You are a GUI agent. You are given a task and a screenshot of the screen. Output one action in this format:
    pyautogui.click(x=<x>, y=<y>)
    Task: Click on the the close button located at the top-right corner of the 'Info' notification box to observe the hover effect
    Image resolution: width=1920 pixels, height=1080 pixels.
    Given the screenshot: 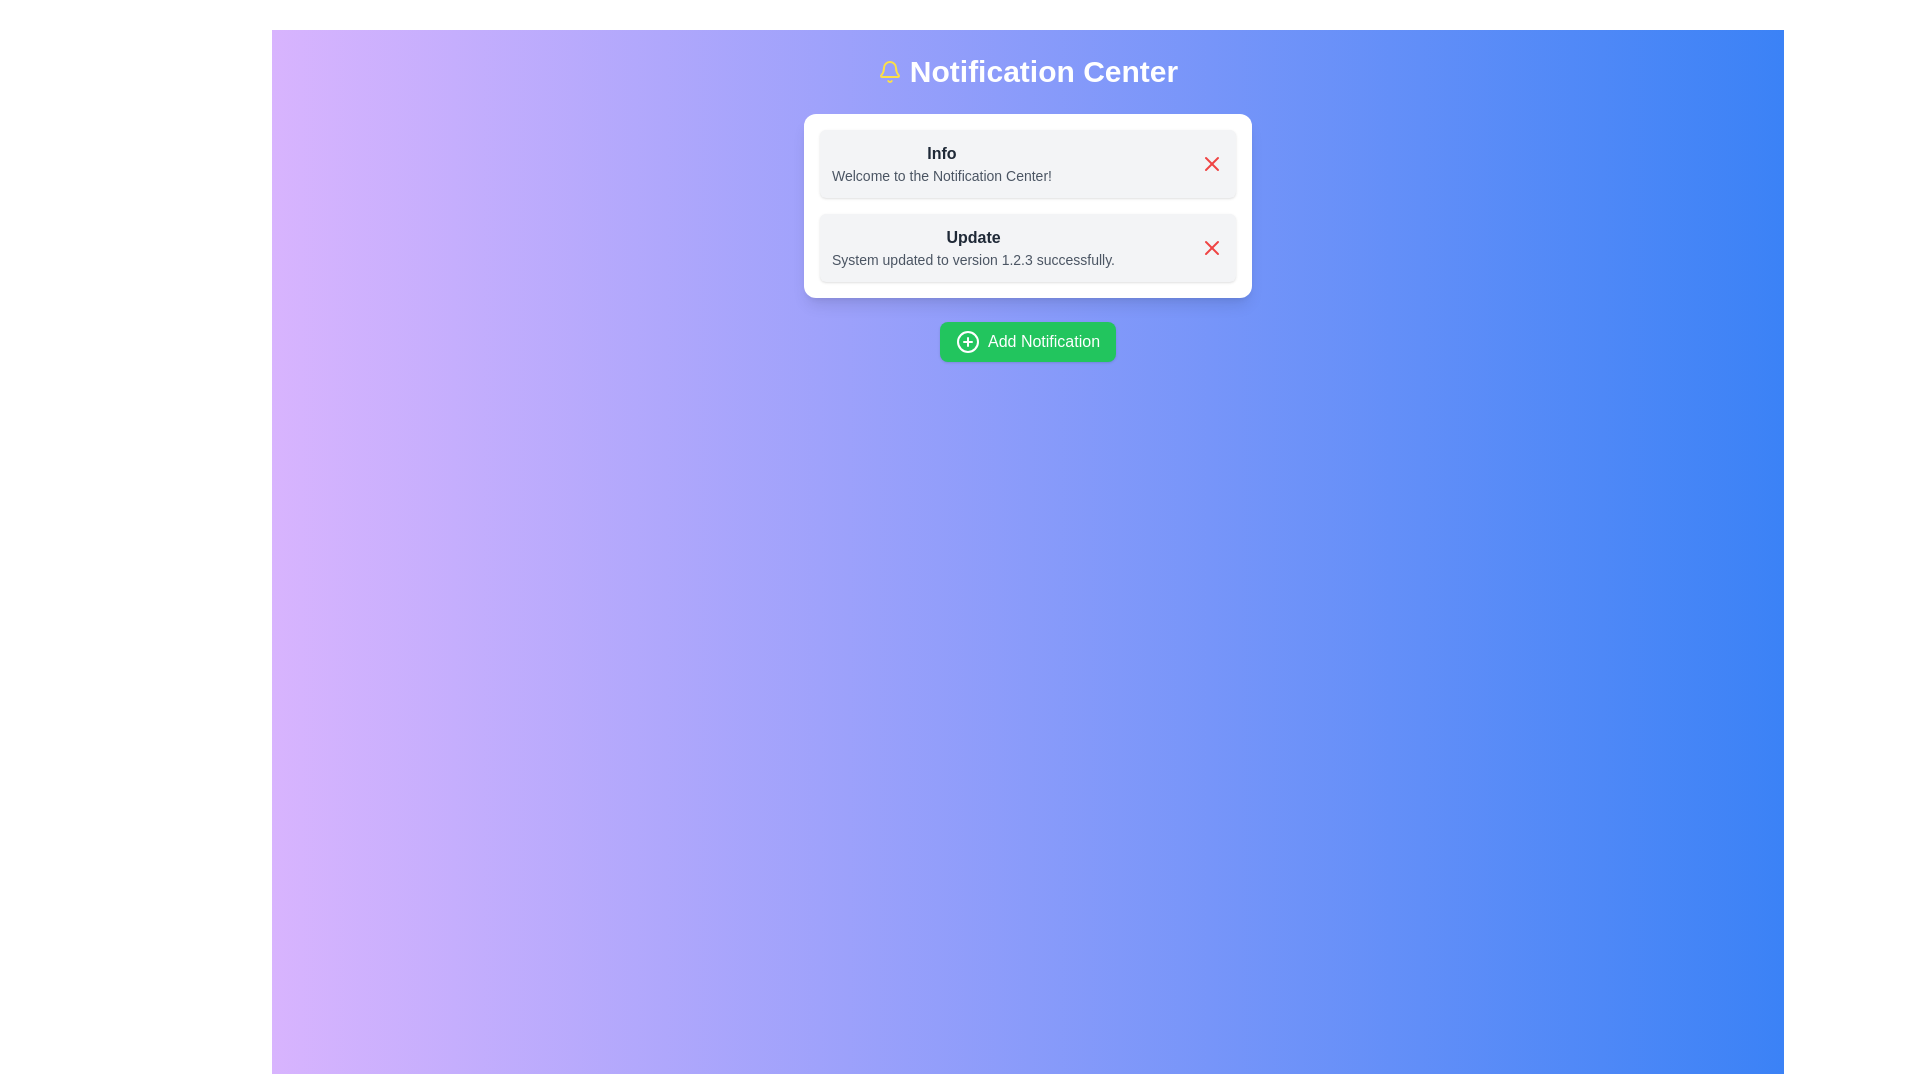 What is the action you would take?
    pyautogui.click(x=1210, y=163)
    